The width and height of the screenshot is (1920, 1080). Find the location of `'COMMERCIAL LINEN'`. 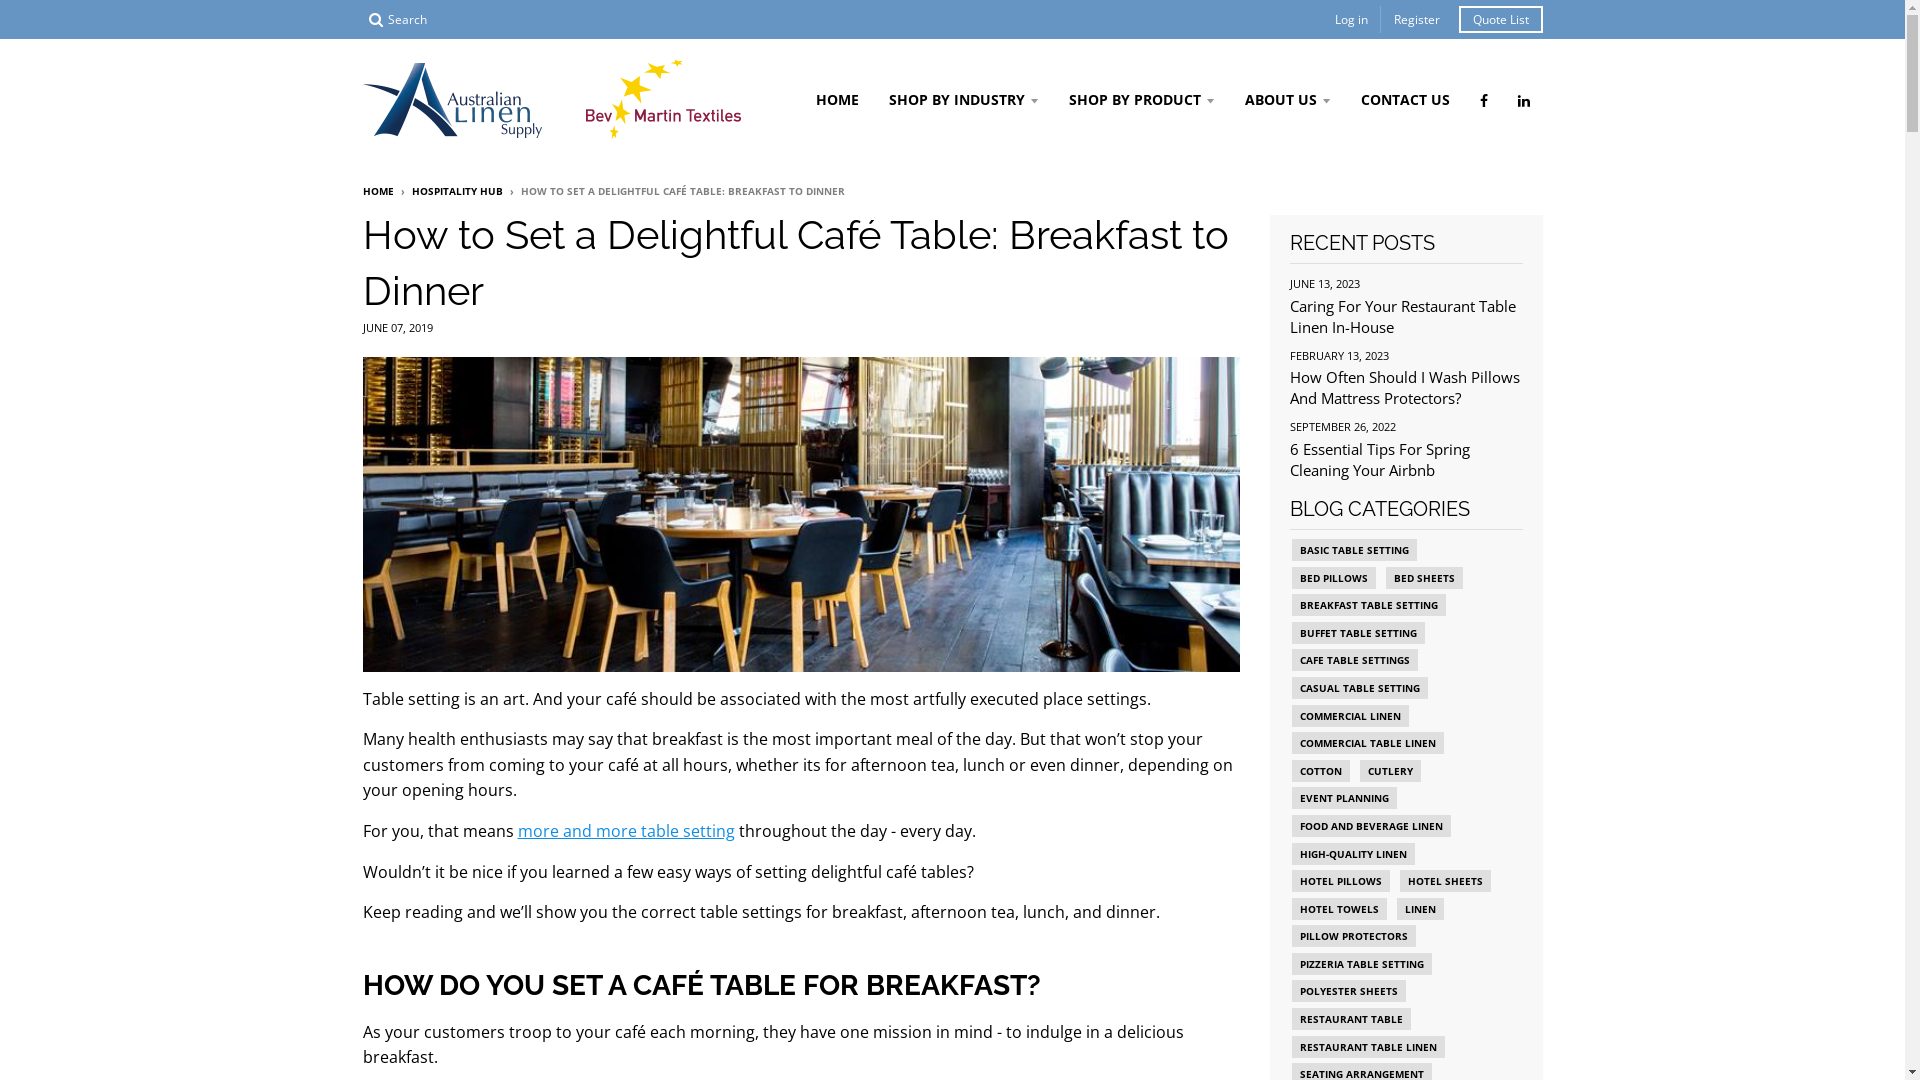

'COMMERCIAL LINEN' is located at coordinates (1350, 715).